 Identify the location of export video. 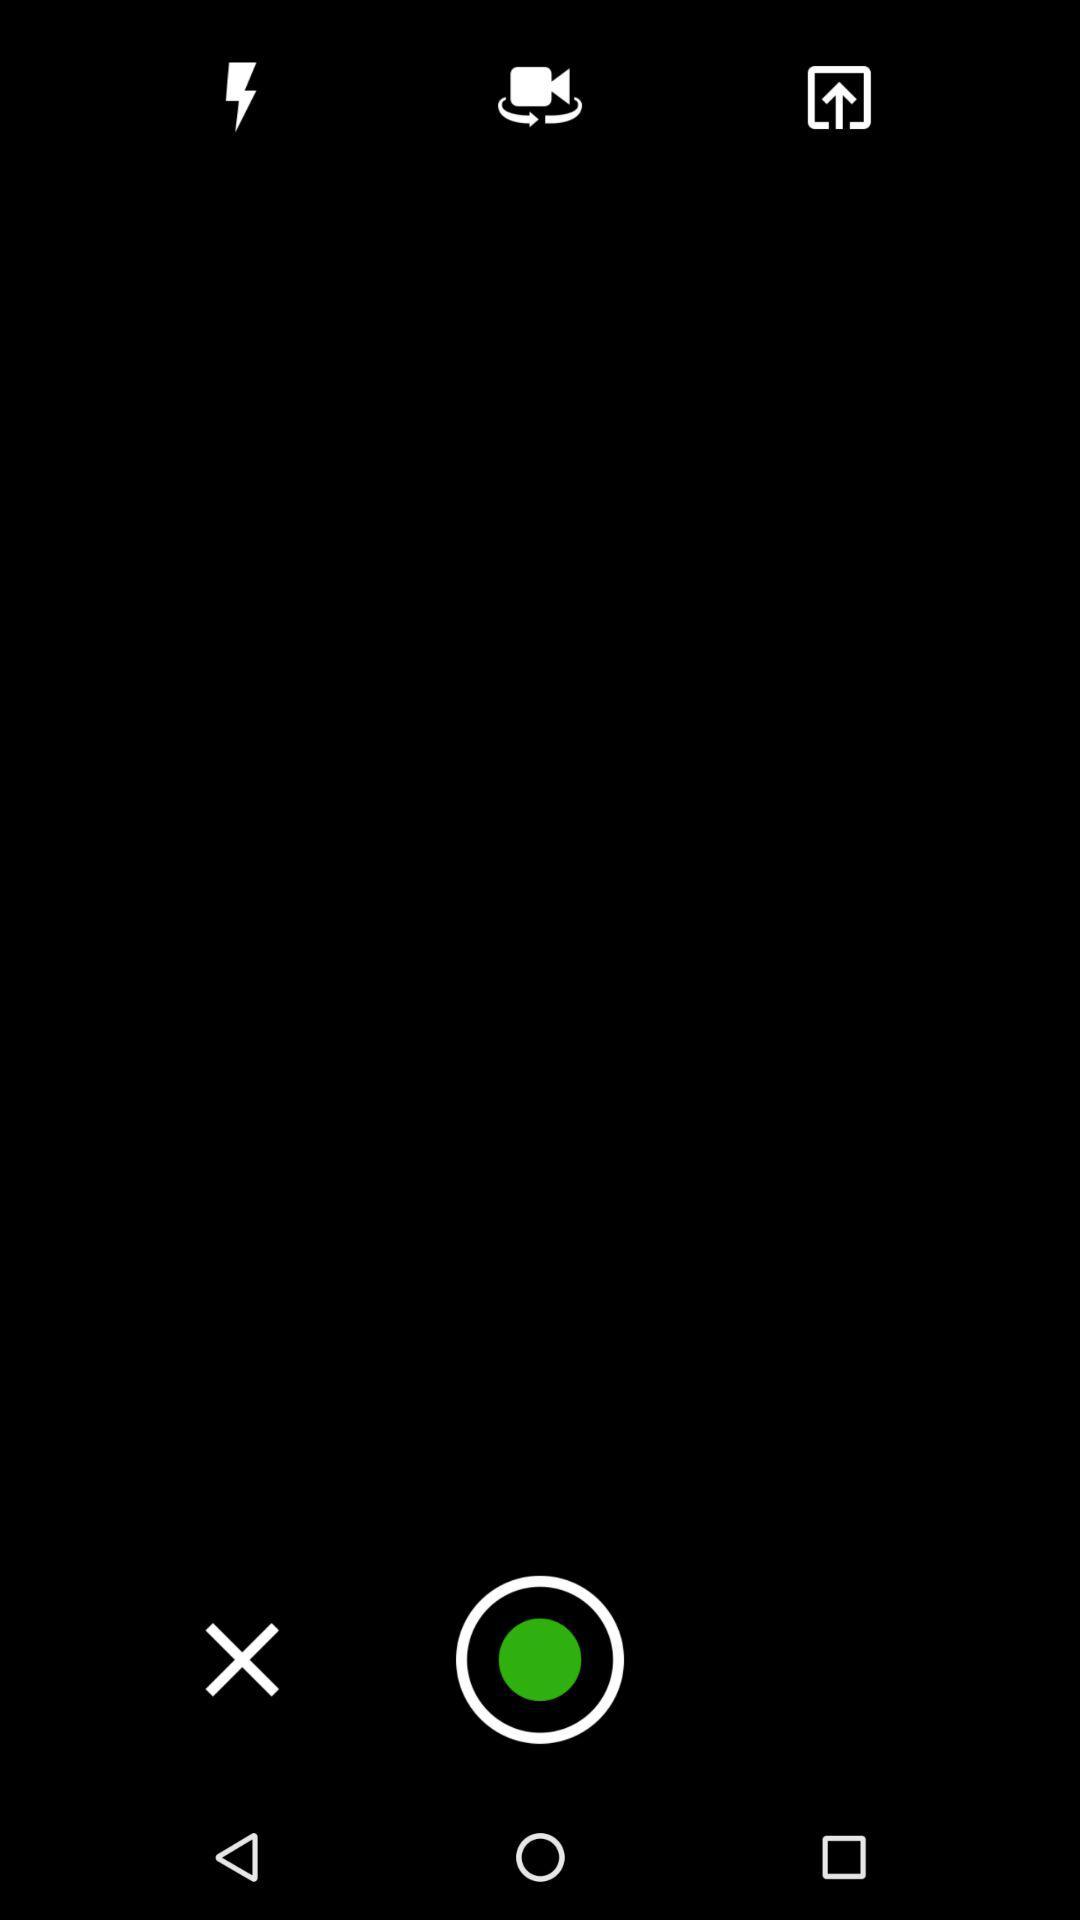
(838, 96).